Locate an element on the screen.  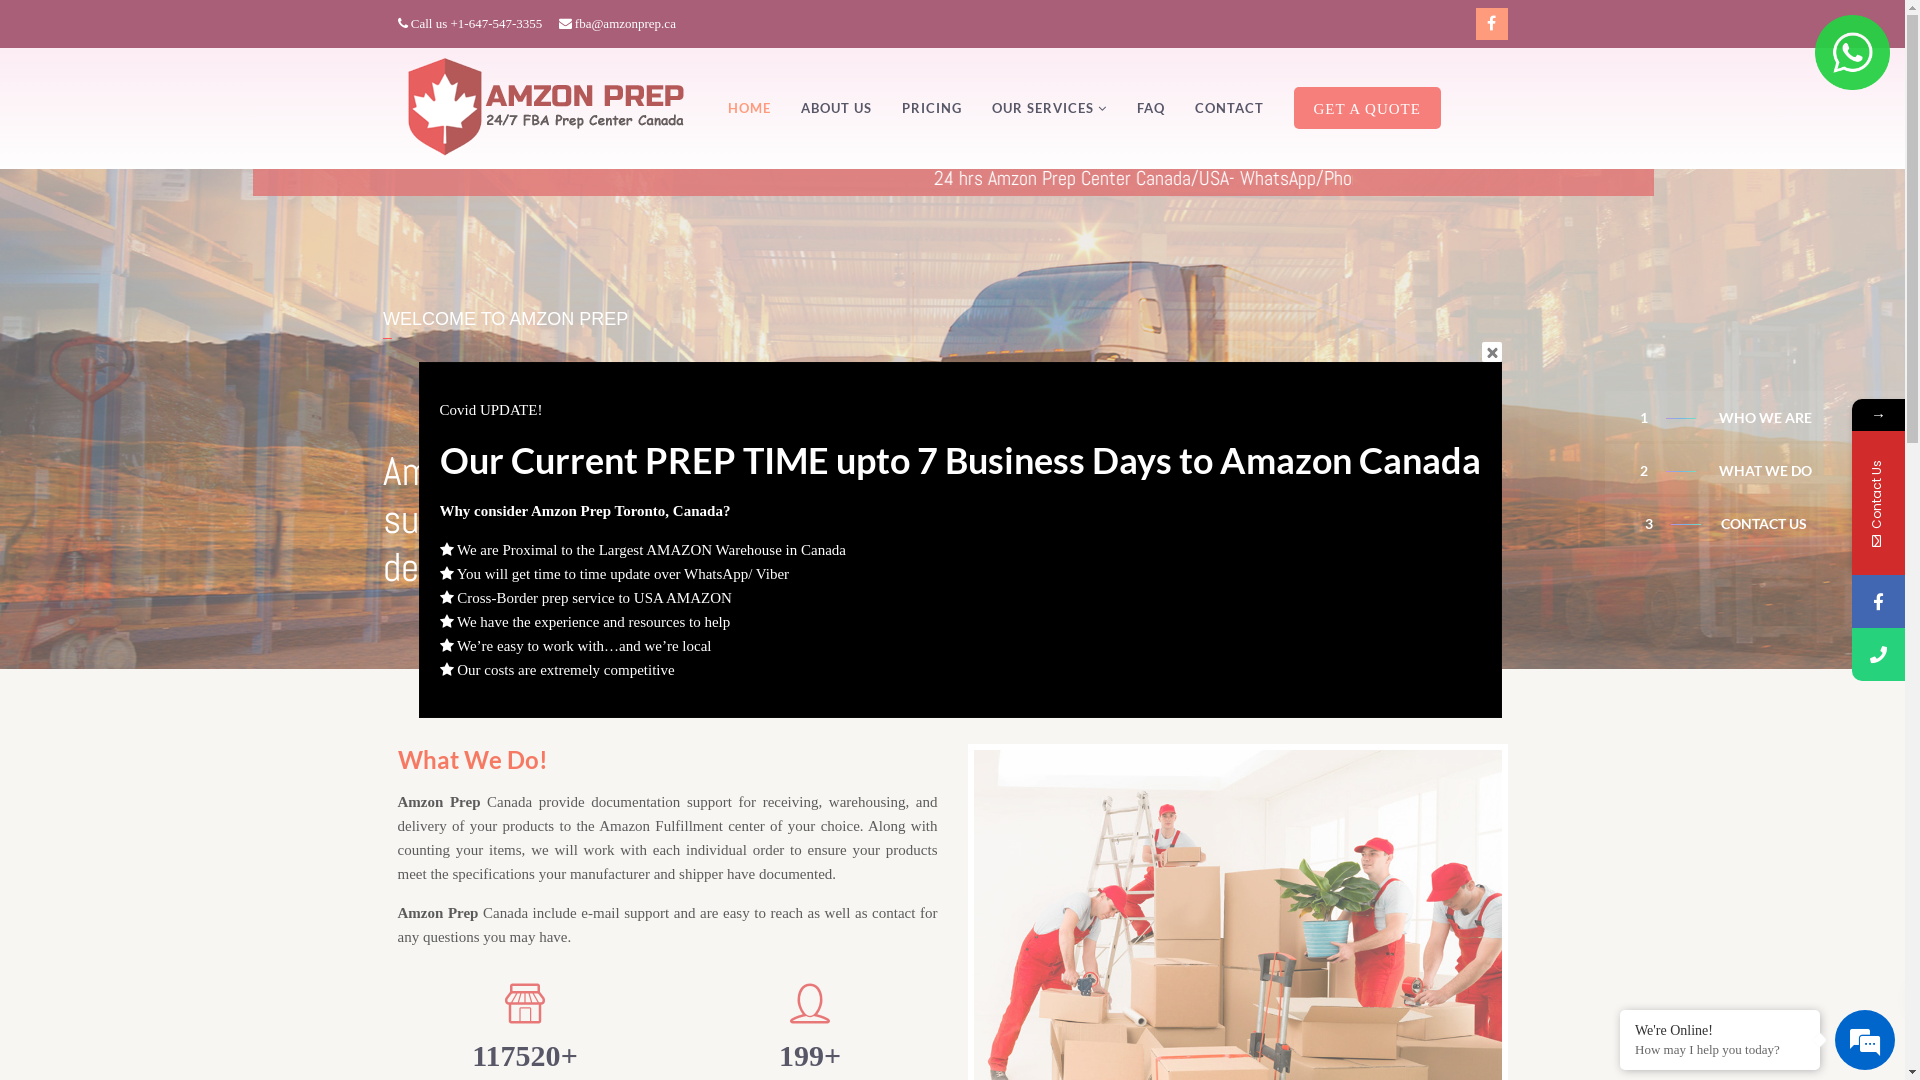
'CONTACT' is located at coordinates (1194, 108).